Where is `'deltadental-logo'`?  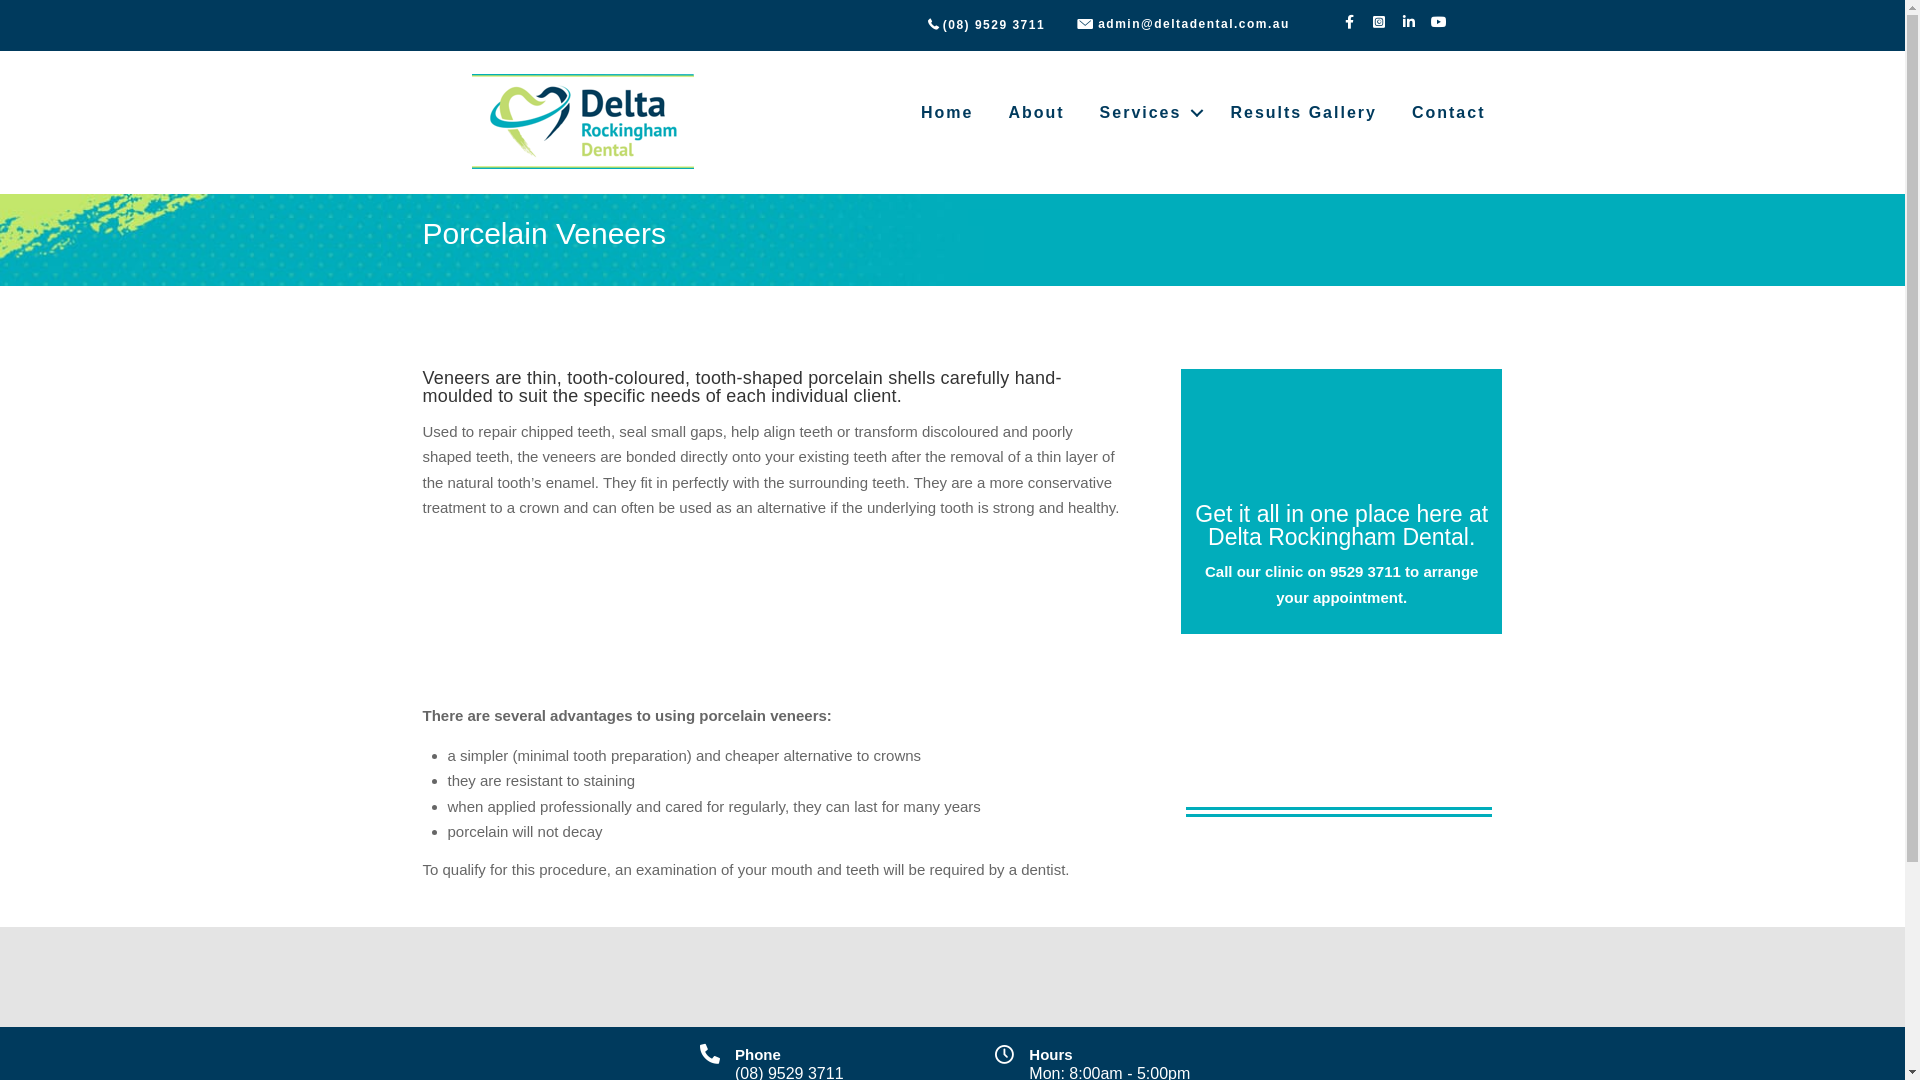
'deltadental-logo' is located at coordinates (584, 122).